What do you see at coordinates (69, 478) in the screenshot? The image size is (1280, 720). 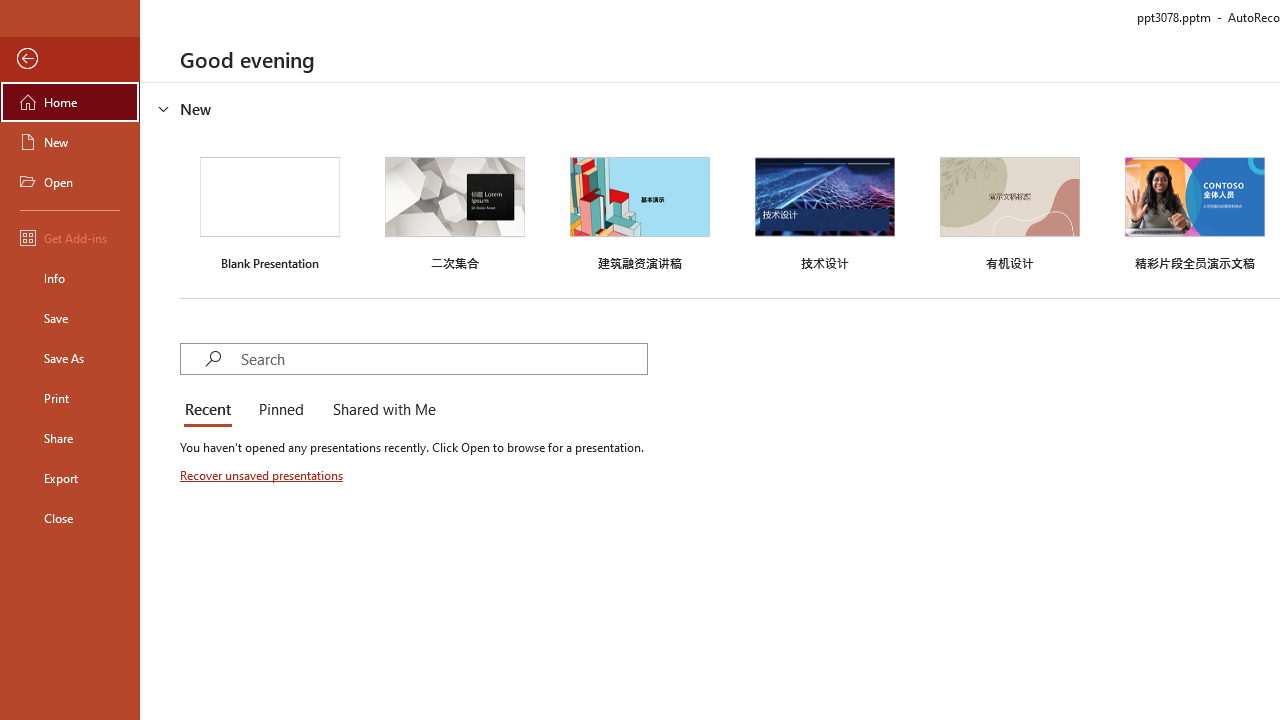 I see `'Export'` at bounding box center [69, 478].